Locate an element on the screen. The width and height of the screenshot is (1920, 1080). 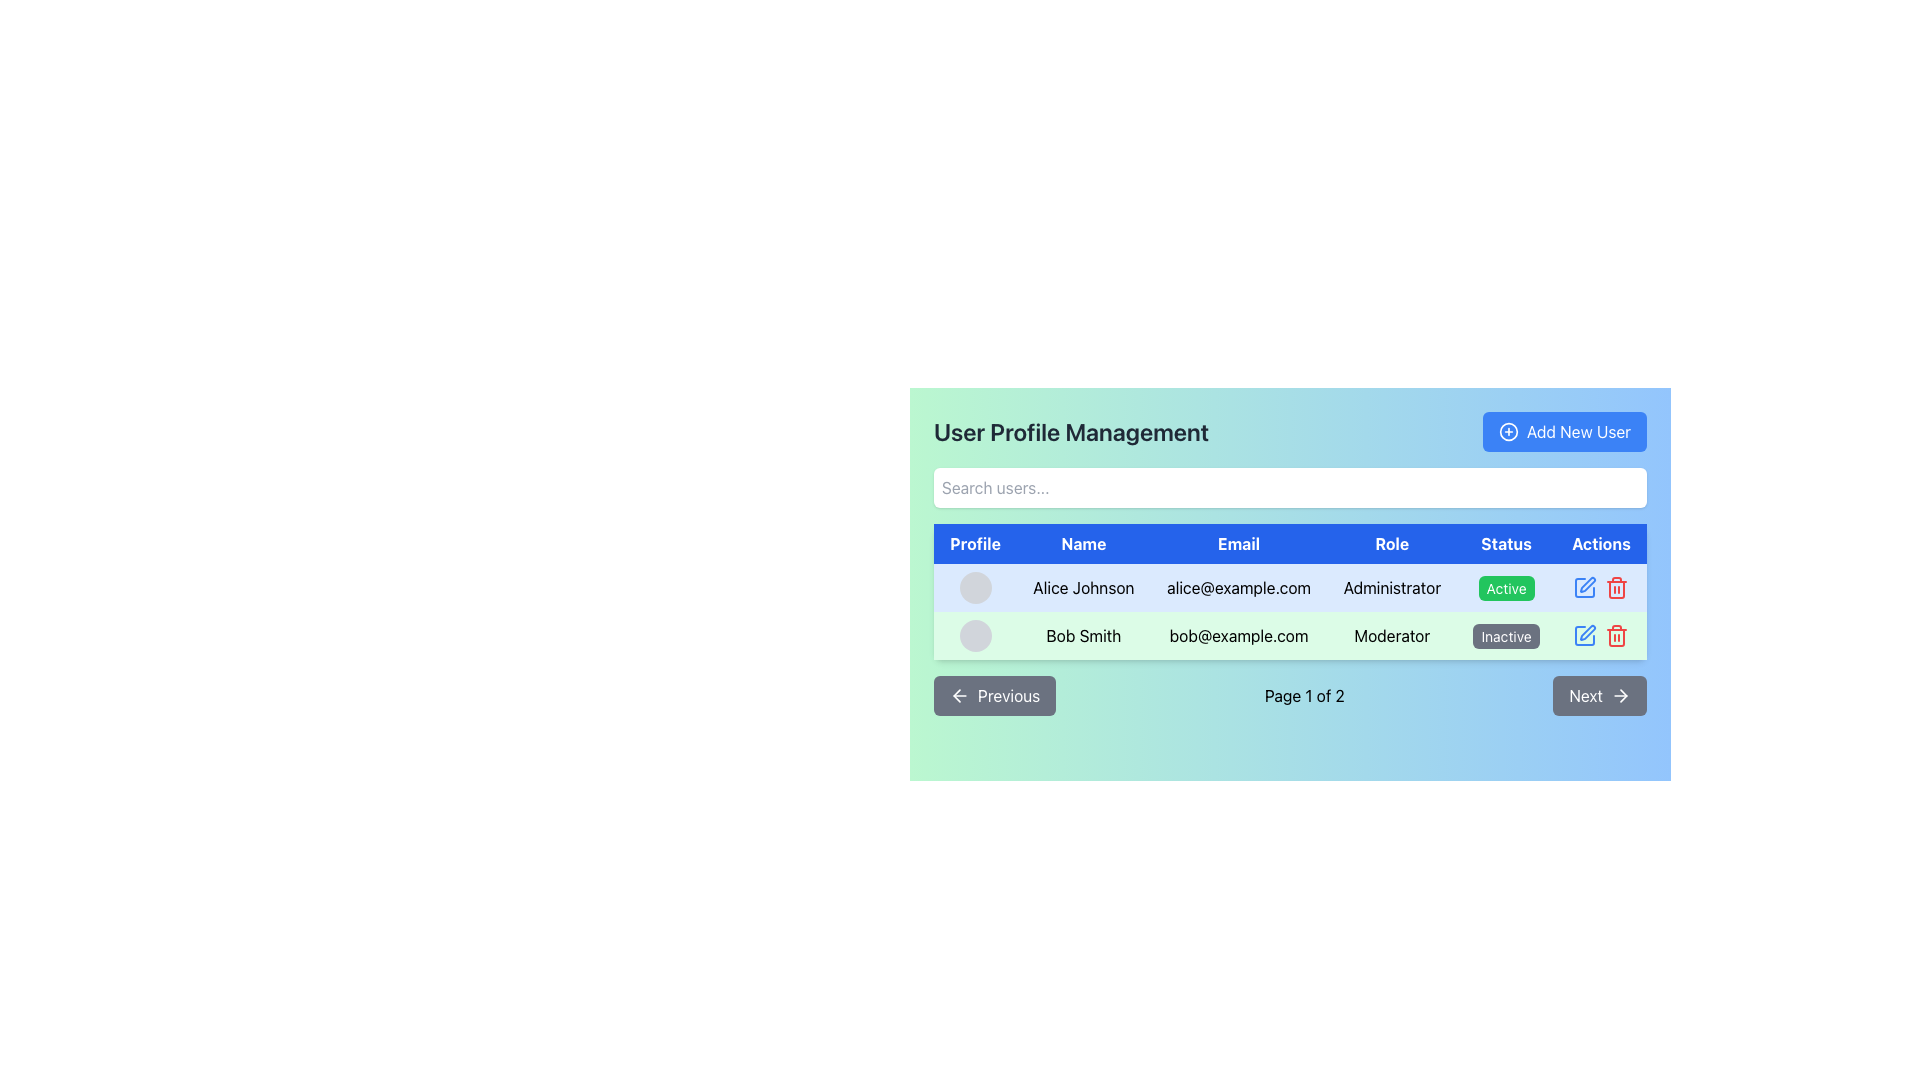
the edit icon in the group of action buttons for 'Bob Smith' located in the 'Actions' column of the second row of the user table is located at coordinates (1601, 636).